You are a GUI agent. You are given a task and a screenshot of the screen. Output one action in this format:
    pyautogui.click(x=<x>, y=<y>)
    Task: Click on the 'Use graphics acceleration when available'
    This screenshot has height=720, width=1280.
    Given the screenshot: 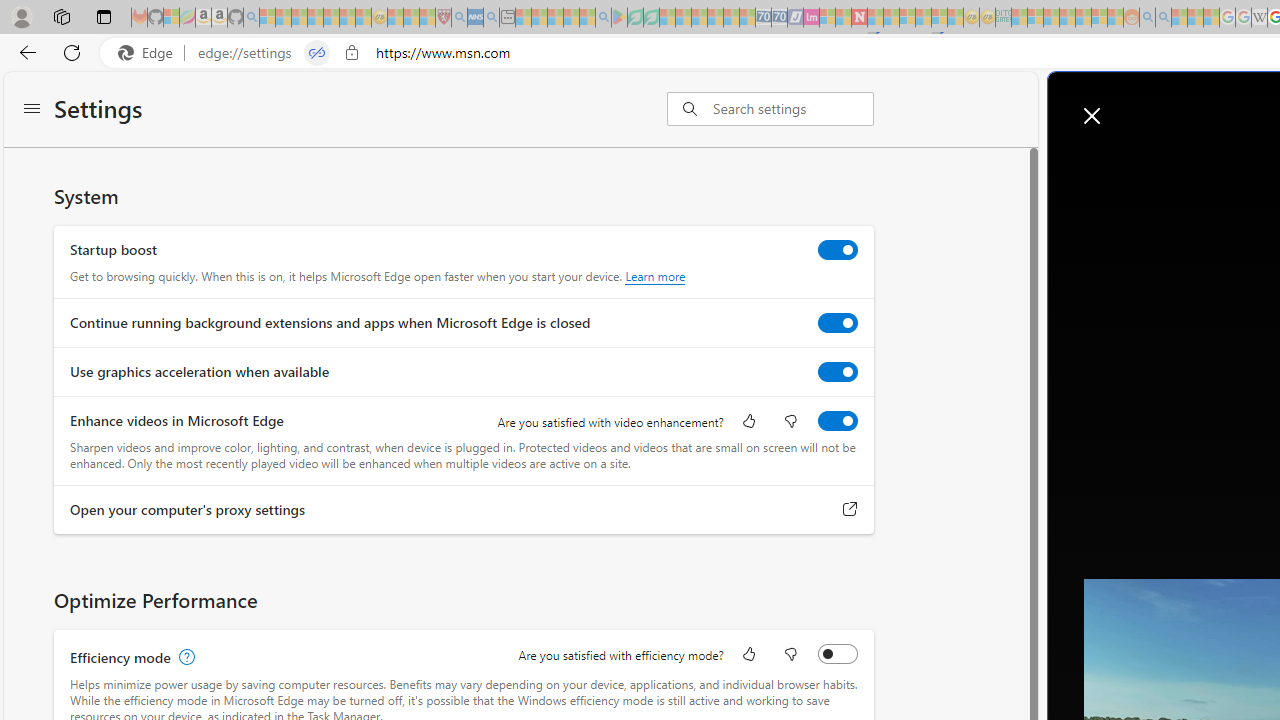 What is the action you would take?
    pyautogui.click(x=837, y=372)
    